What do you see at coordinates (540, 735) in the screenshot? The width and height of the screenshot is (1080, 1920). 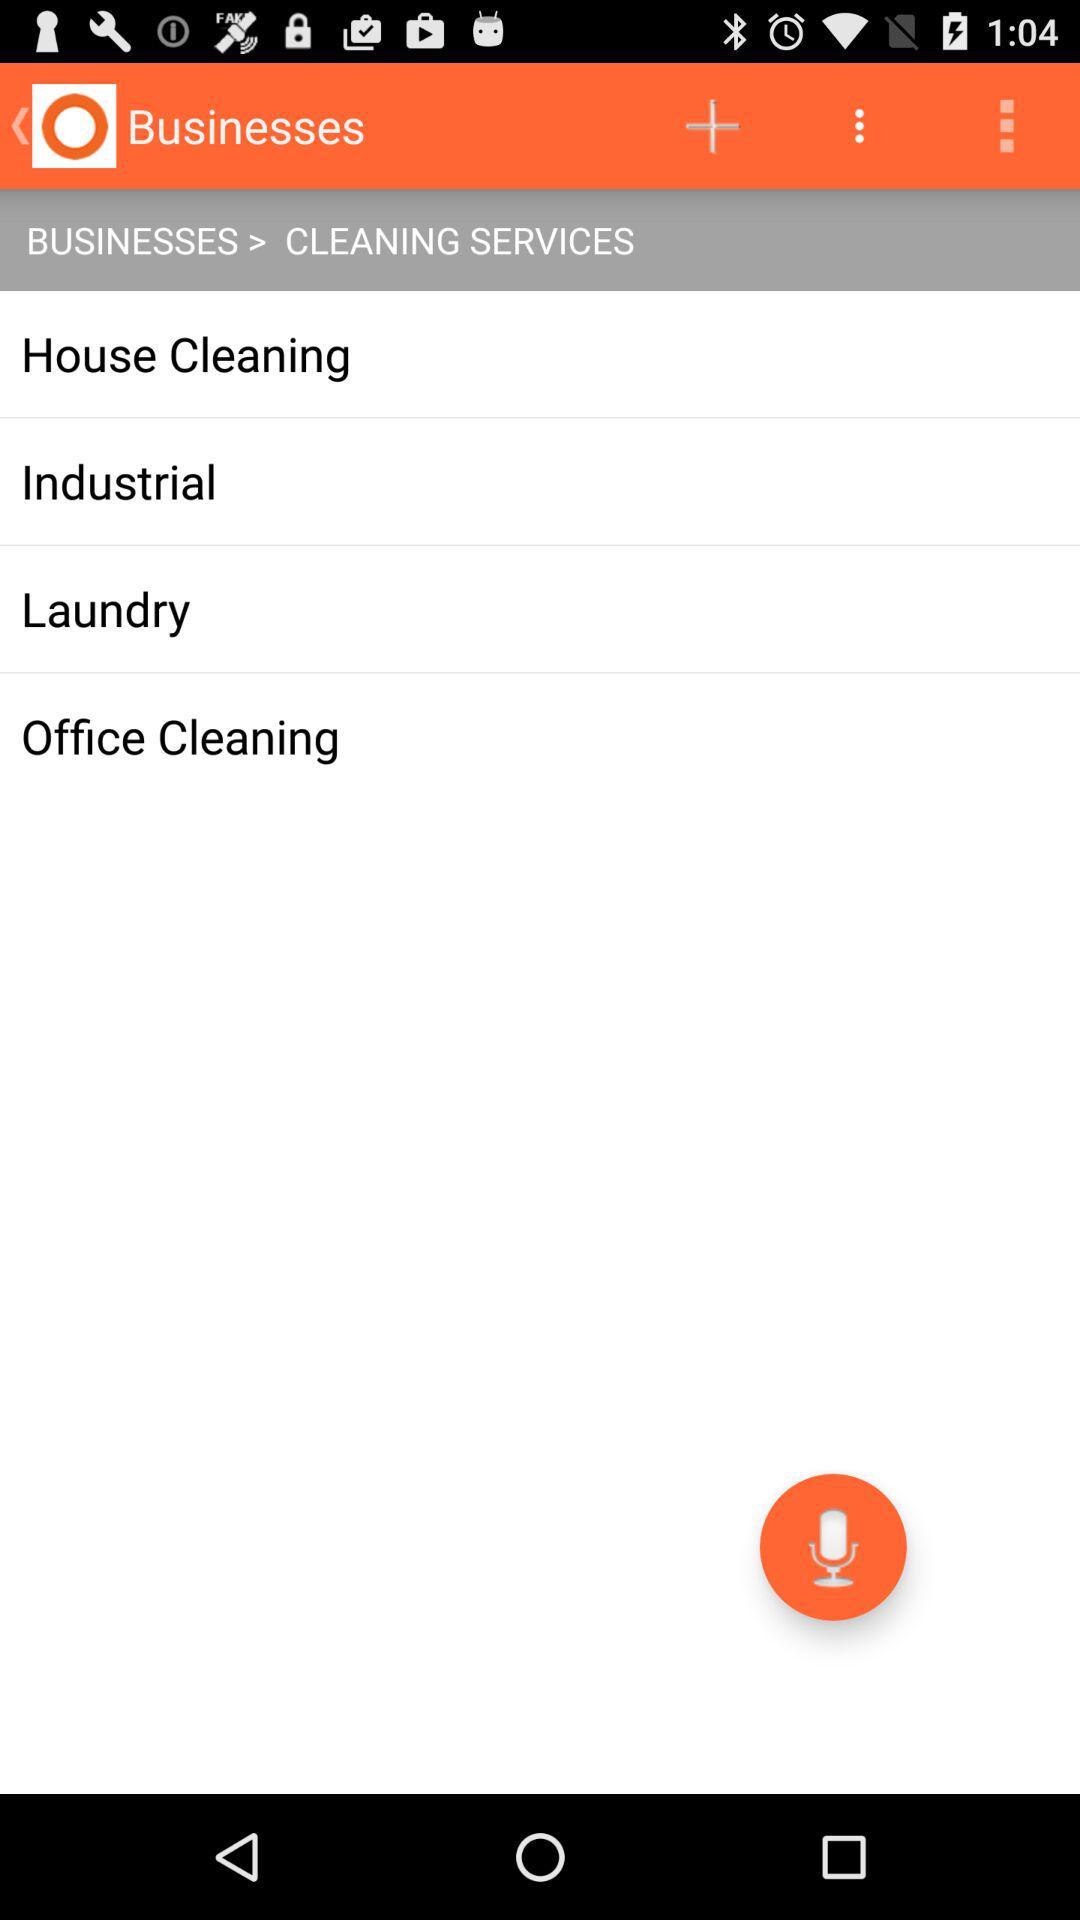 I see `icon below the laundry` at bounding box center [540, 735].